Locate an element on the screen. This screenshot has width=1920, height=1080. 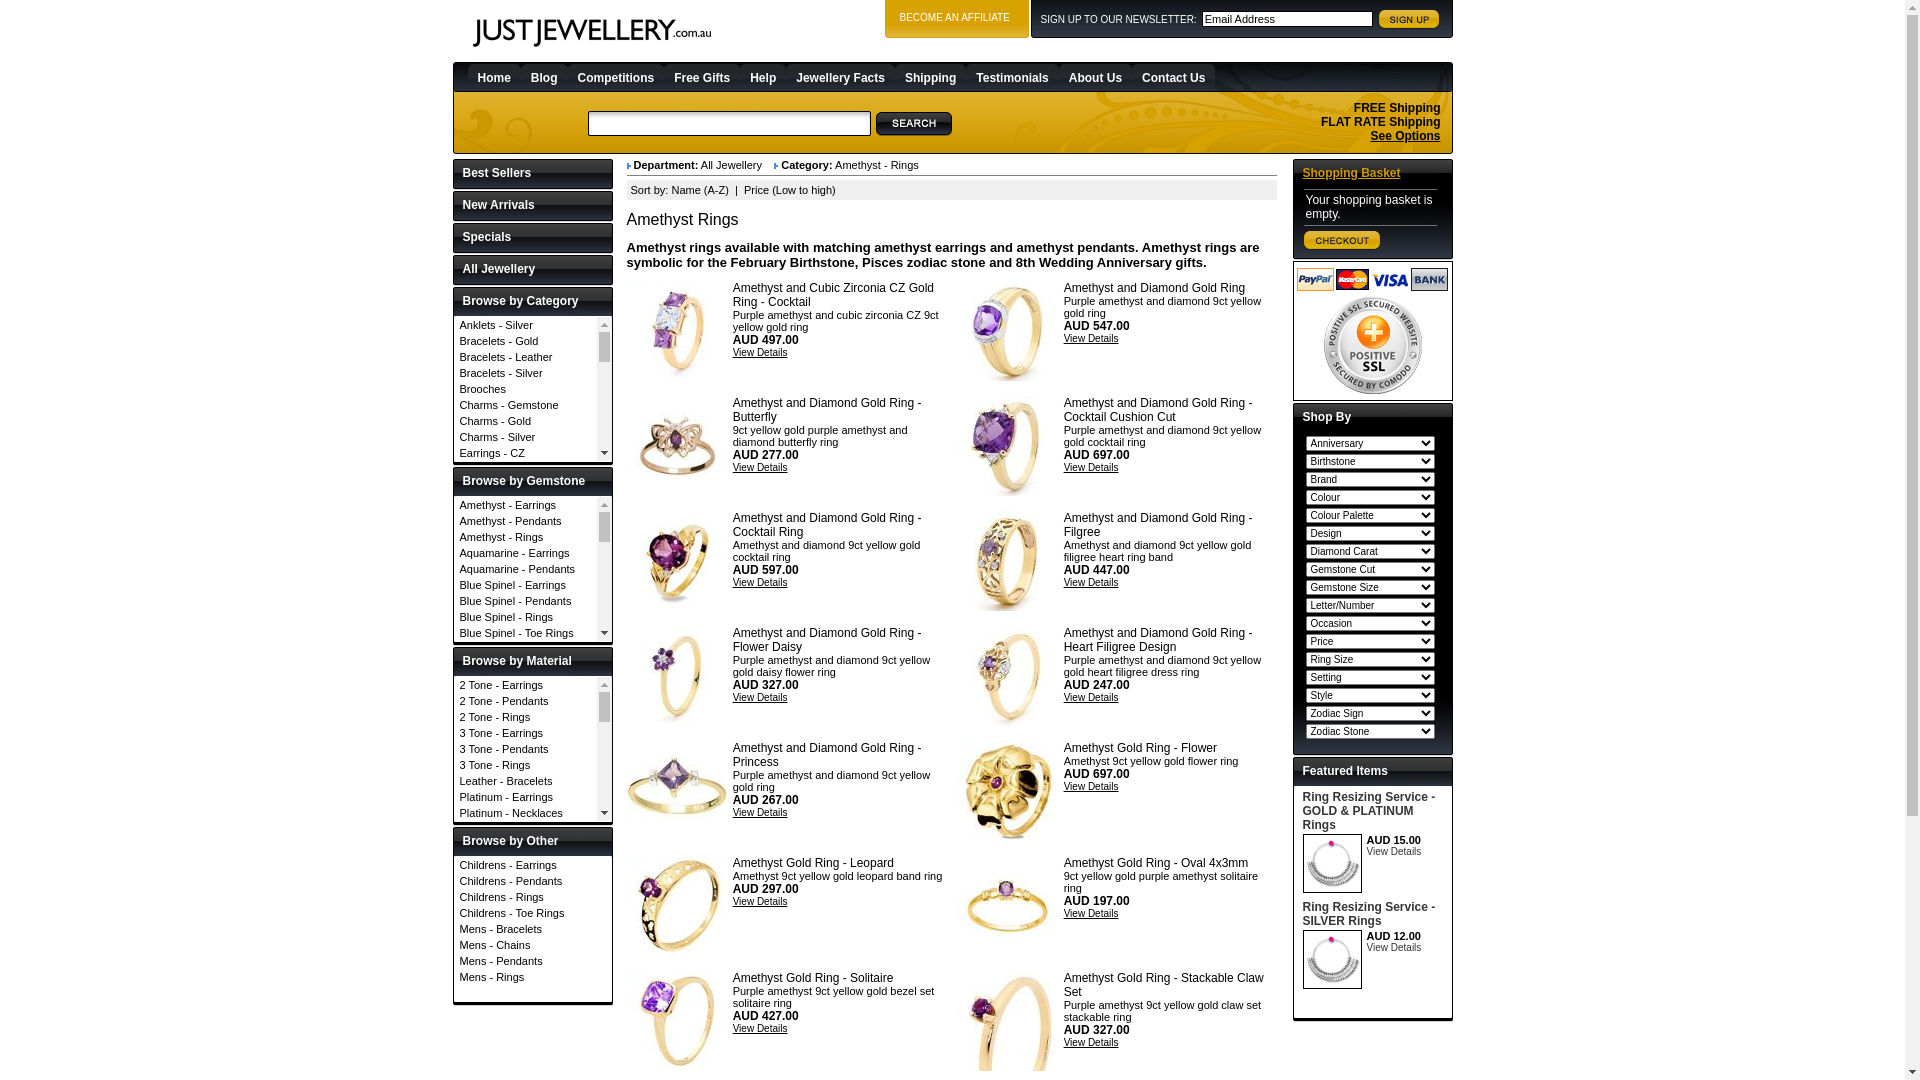
'Childrens - Toe Rings' is located at coordinates (532, 913).